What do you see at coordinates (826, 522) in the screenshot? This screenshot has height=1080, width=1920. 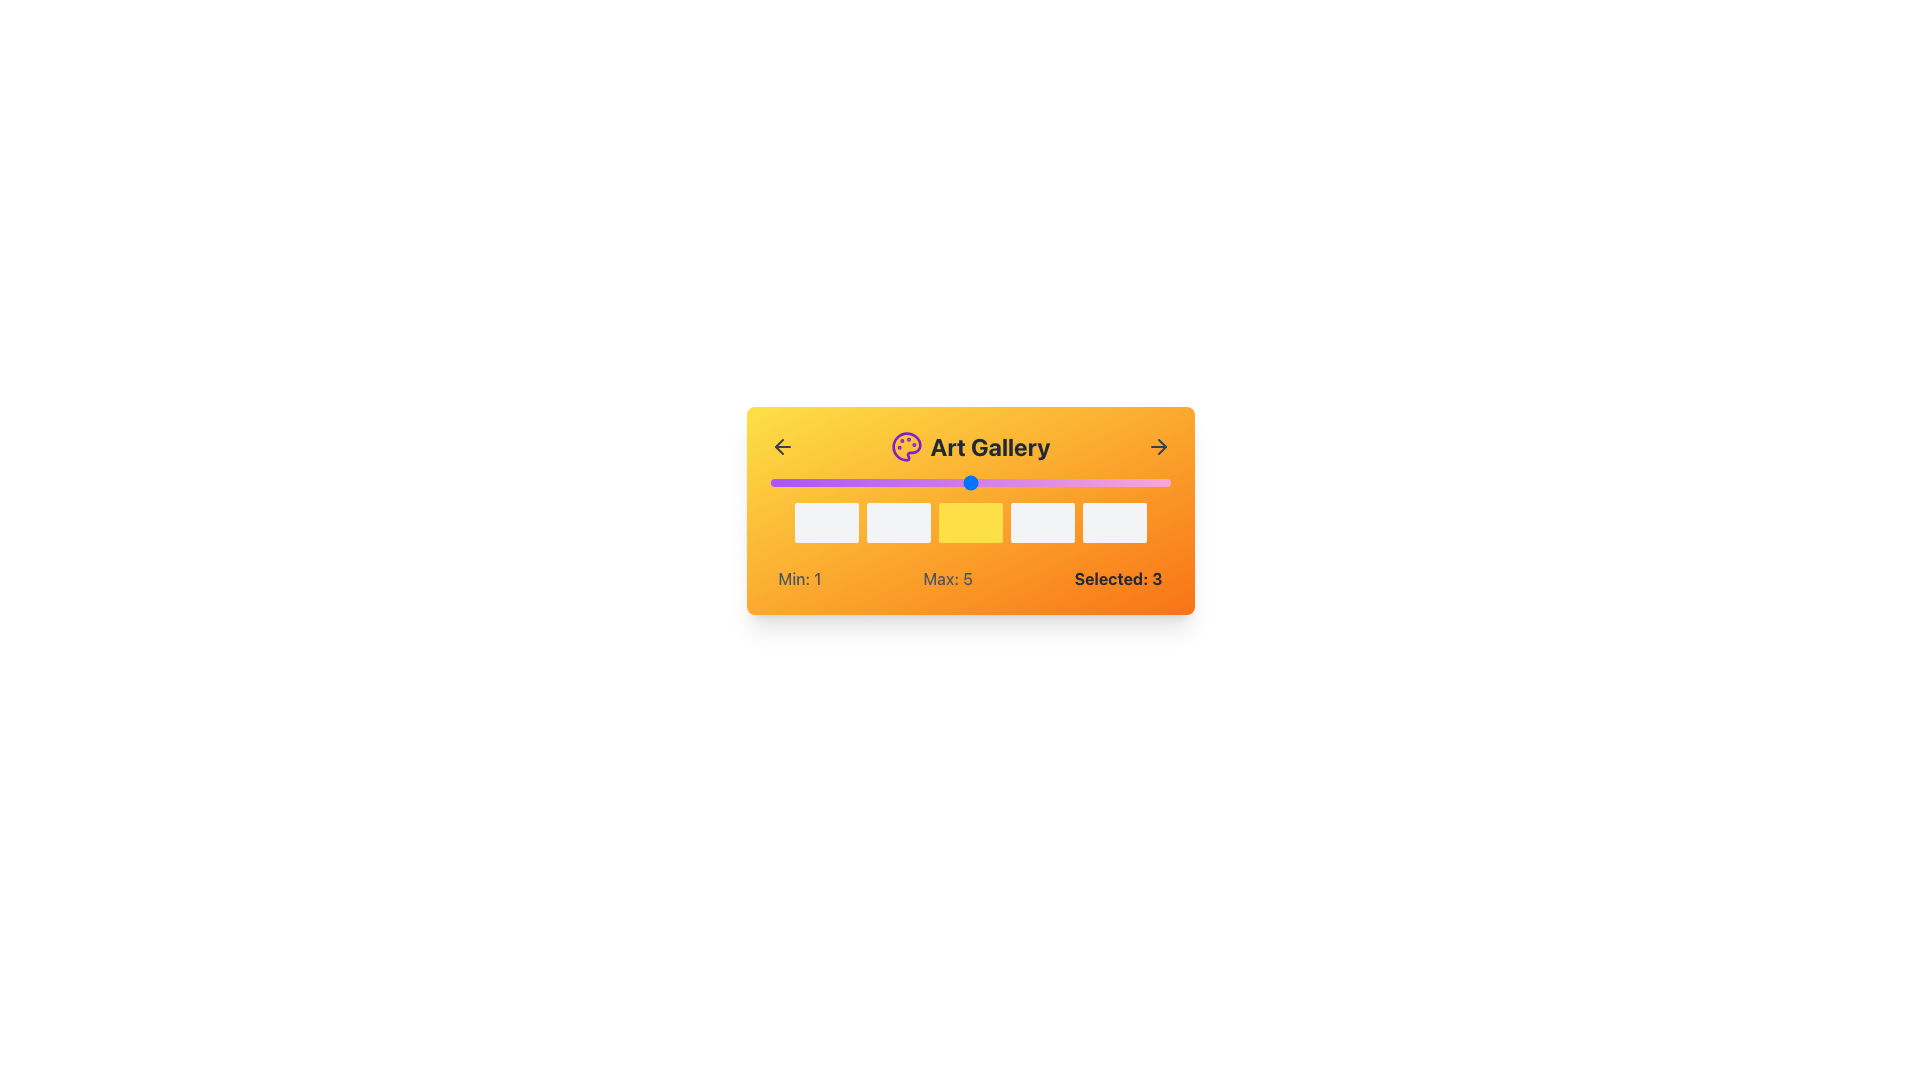 I see `the first light gray rectangular block located below the 'Art Gallery' section` at bounding box center [826, 522].